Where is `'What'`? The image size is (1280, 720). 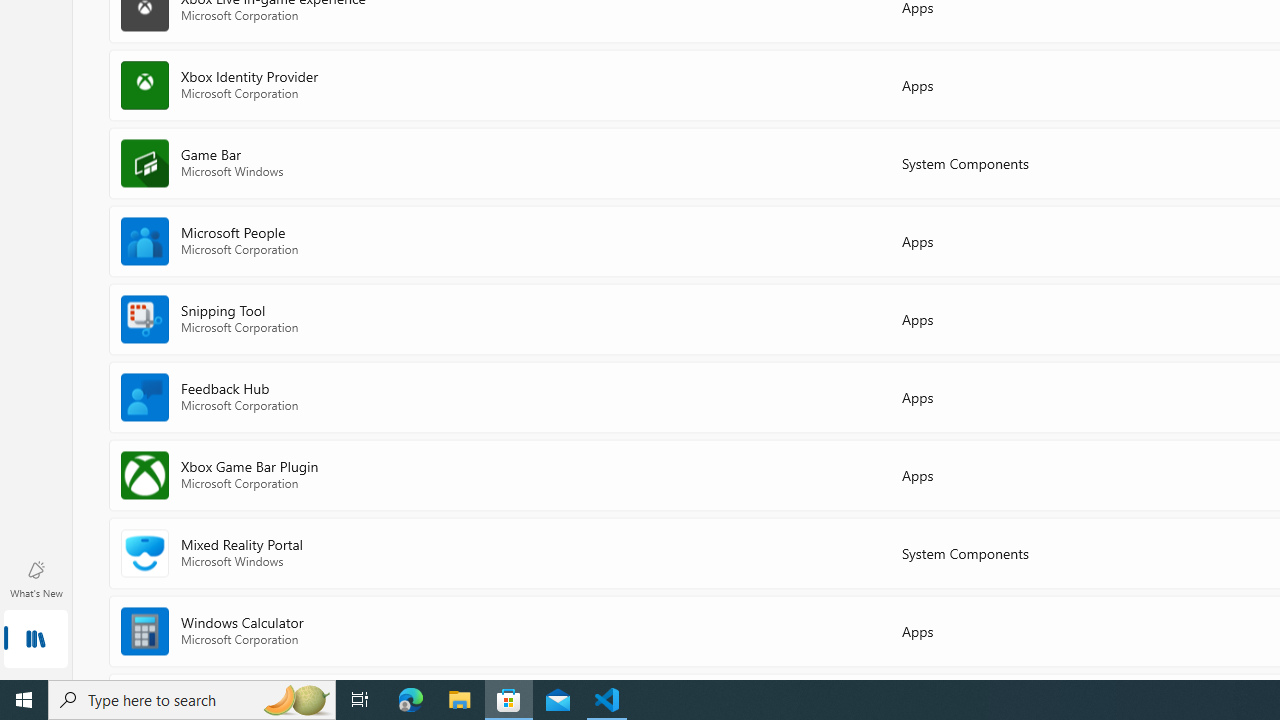
'What' is located at coordinates (35, 578).